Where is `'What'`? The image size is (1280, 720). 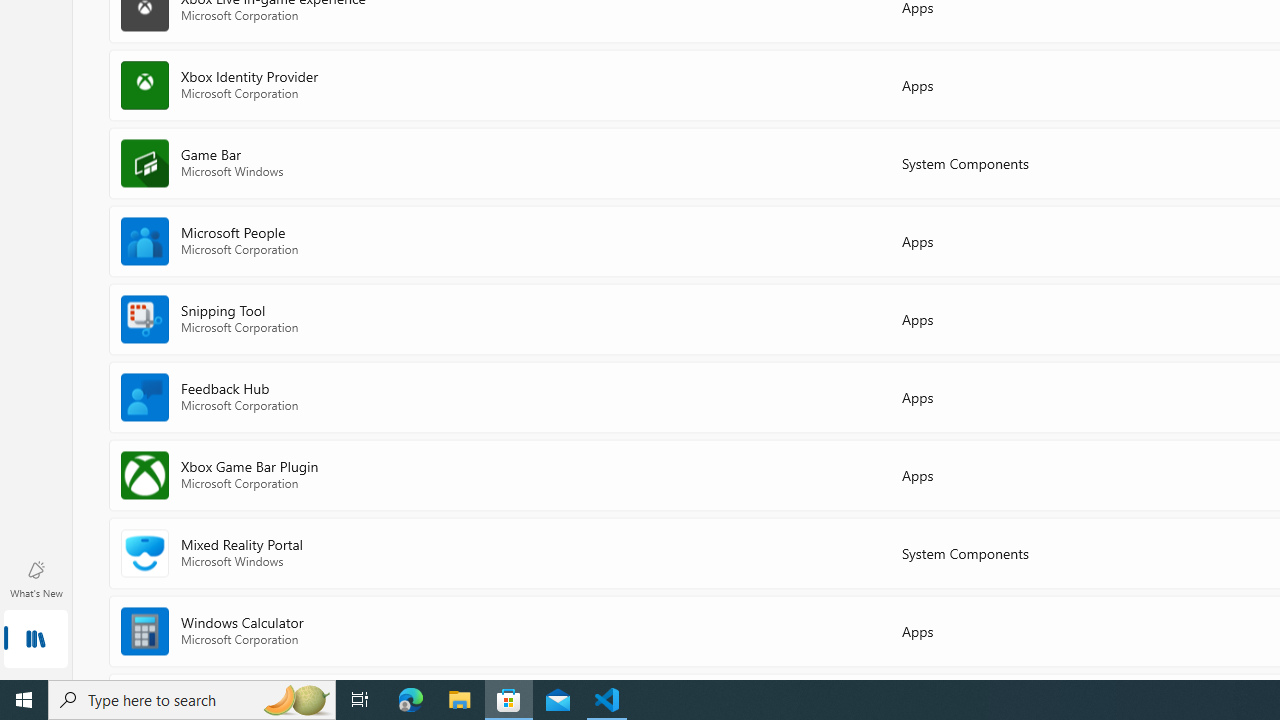
'What' is located at coordinates (35, 578).